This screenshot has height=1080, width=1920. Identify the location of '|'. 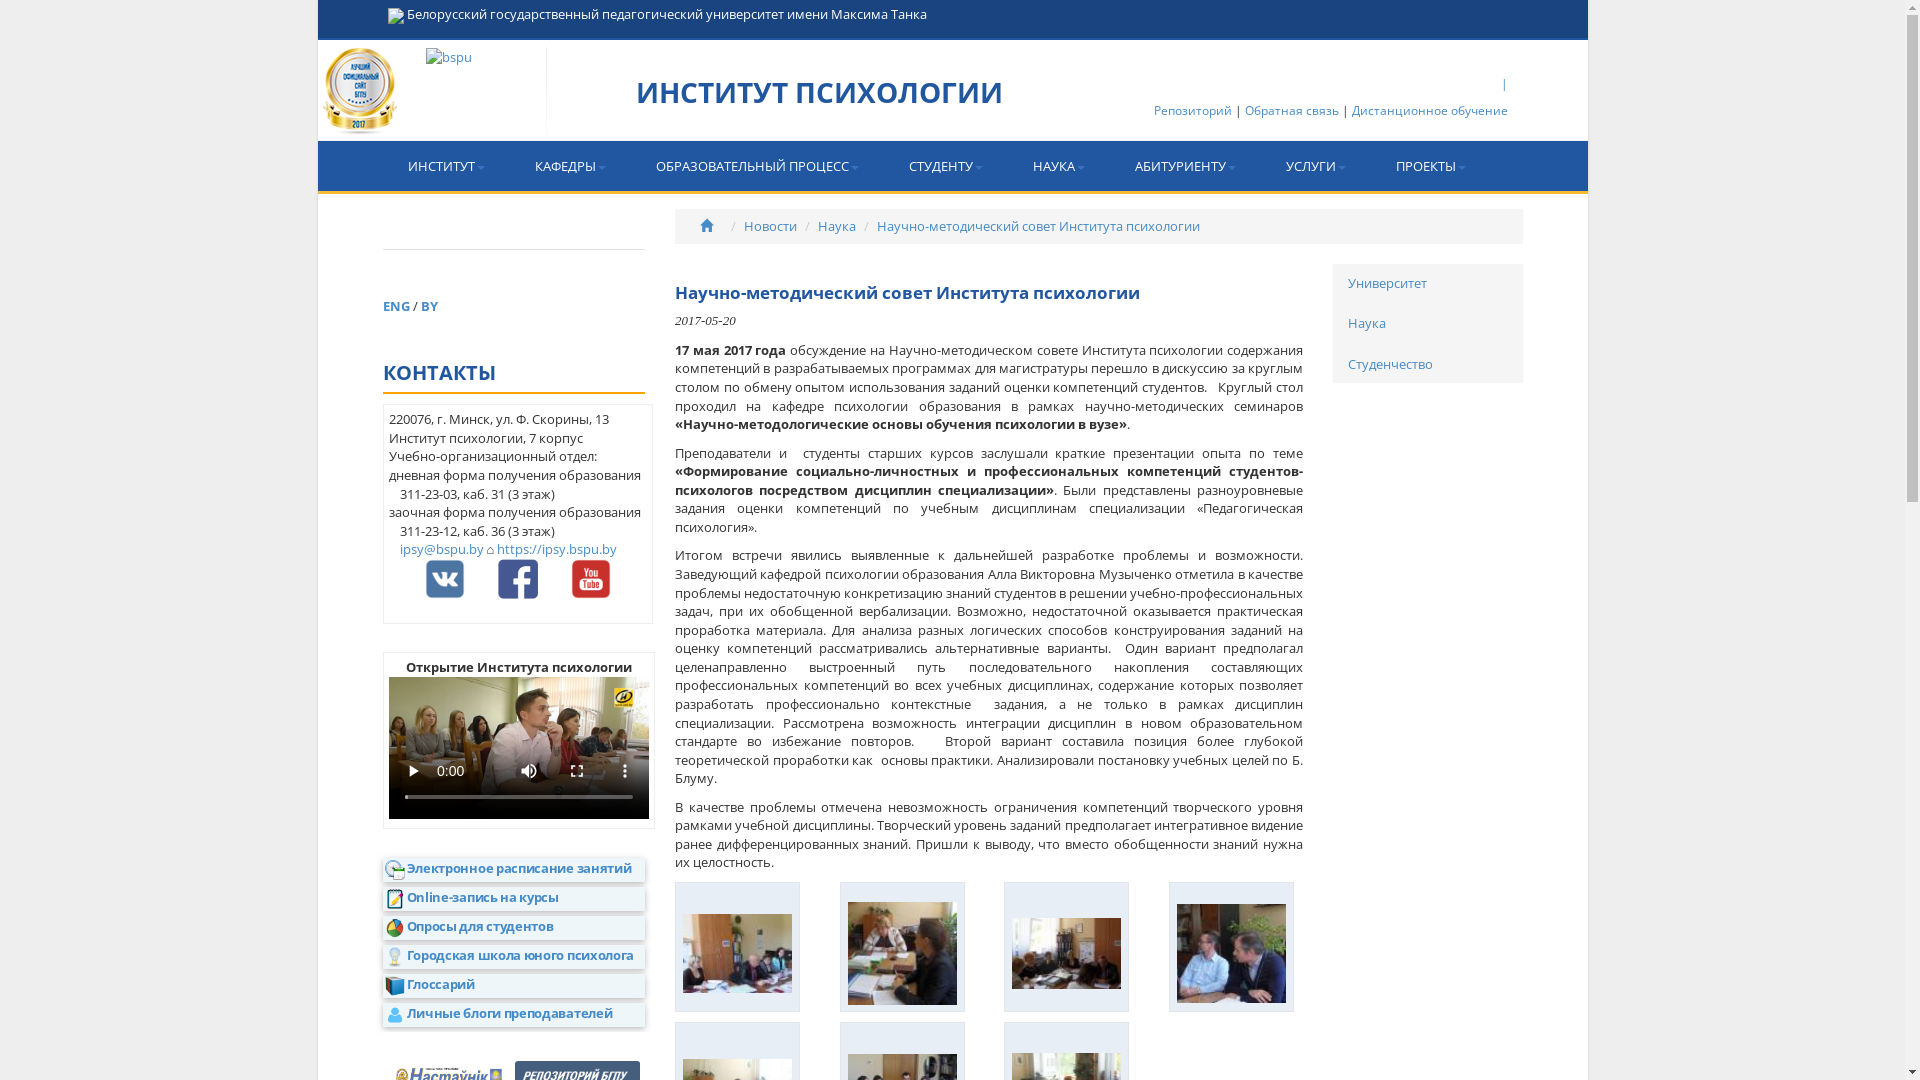
(1503, 82).